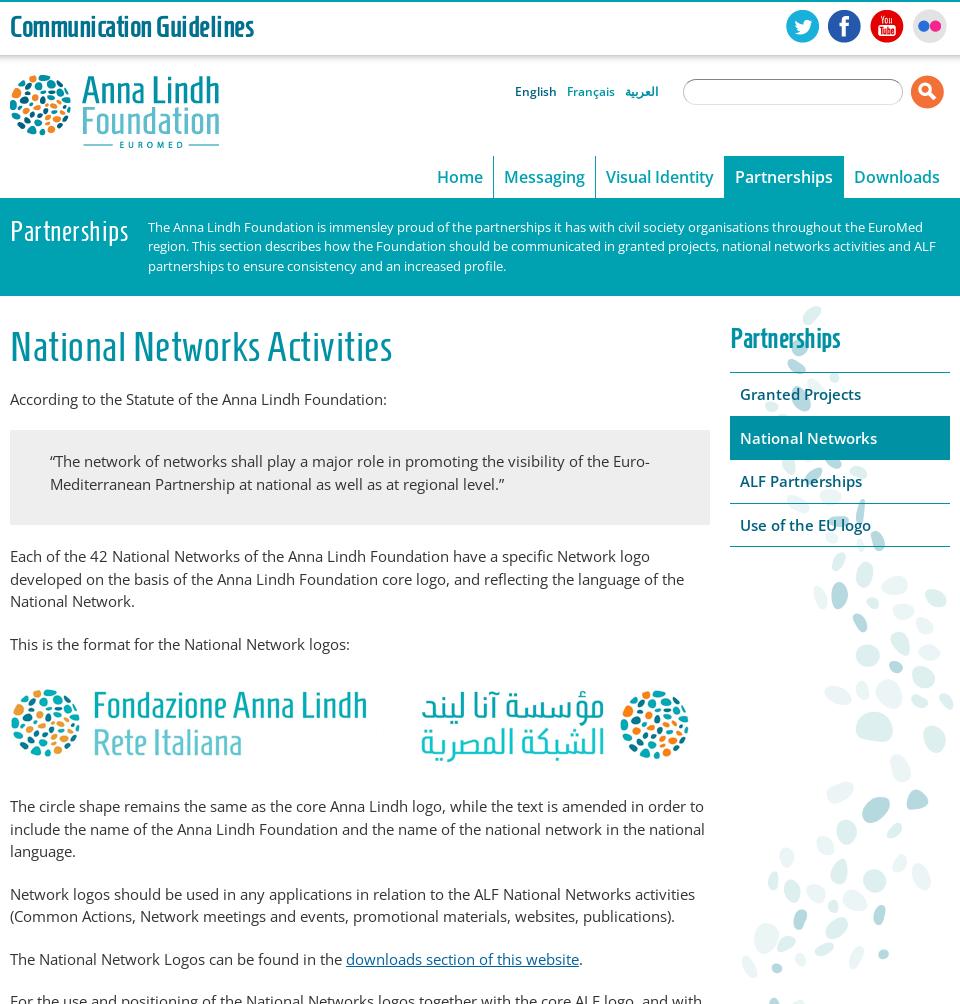  What do you see at coordinates (347, 578) in the screenshot?
I see `'Each of the 42 National Networks of the Anna Lindh Foundation have a specific Network logo developed on the basis of the Anna Lindh Foundation core logo, and reflecting the language of the National Network.'` at bounding box center [347, 578].